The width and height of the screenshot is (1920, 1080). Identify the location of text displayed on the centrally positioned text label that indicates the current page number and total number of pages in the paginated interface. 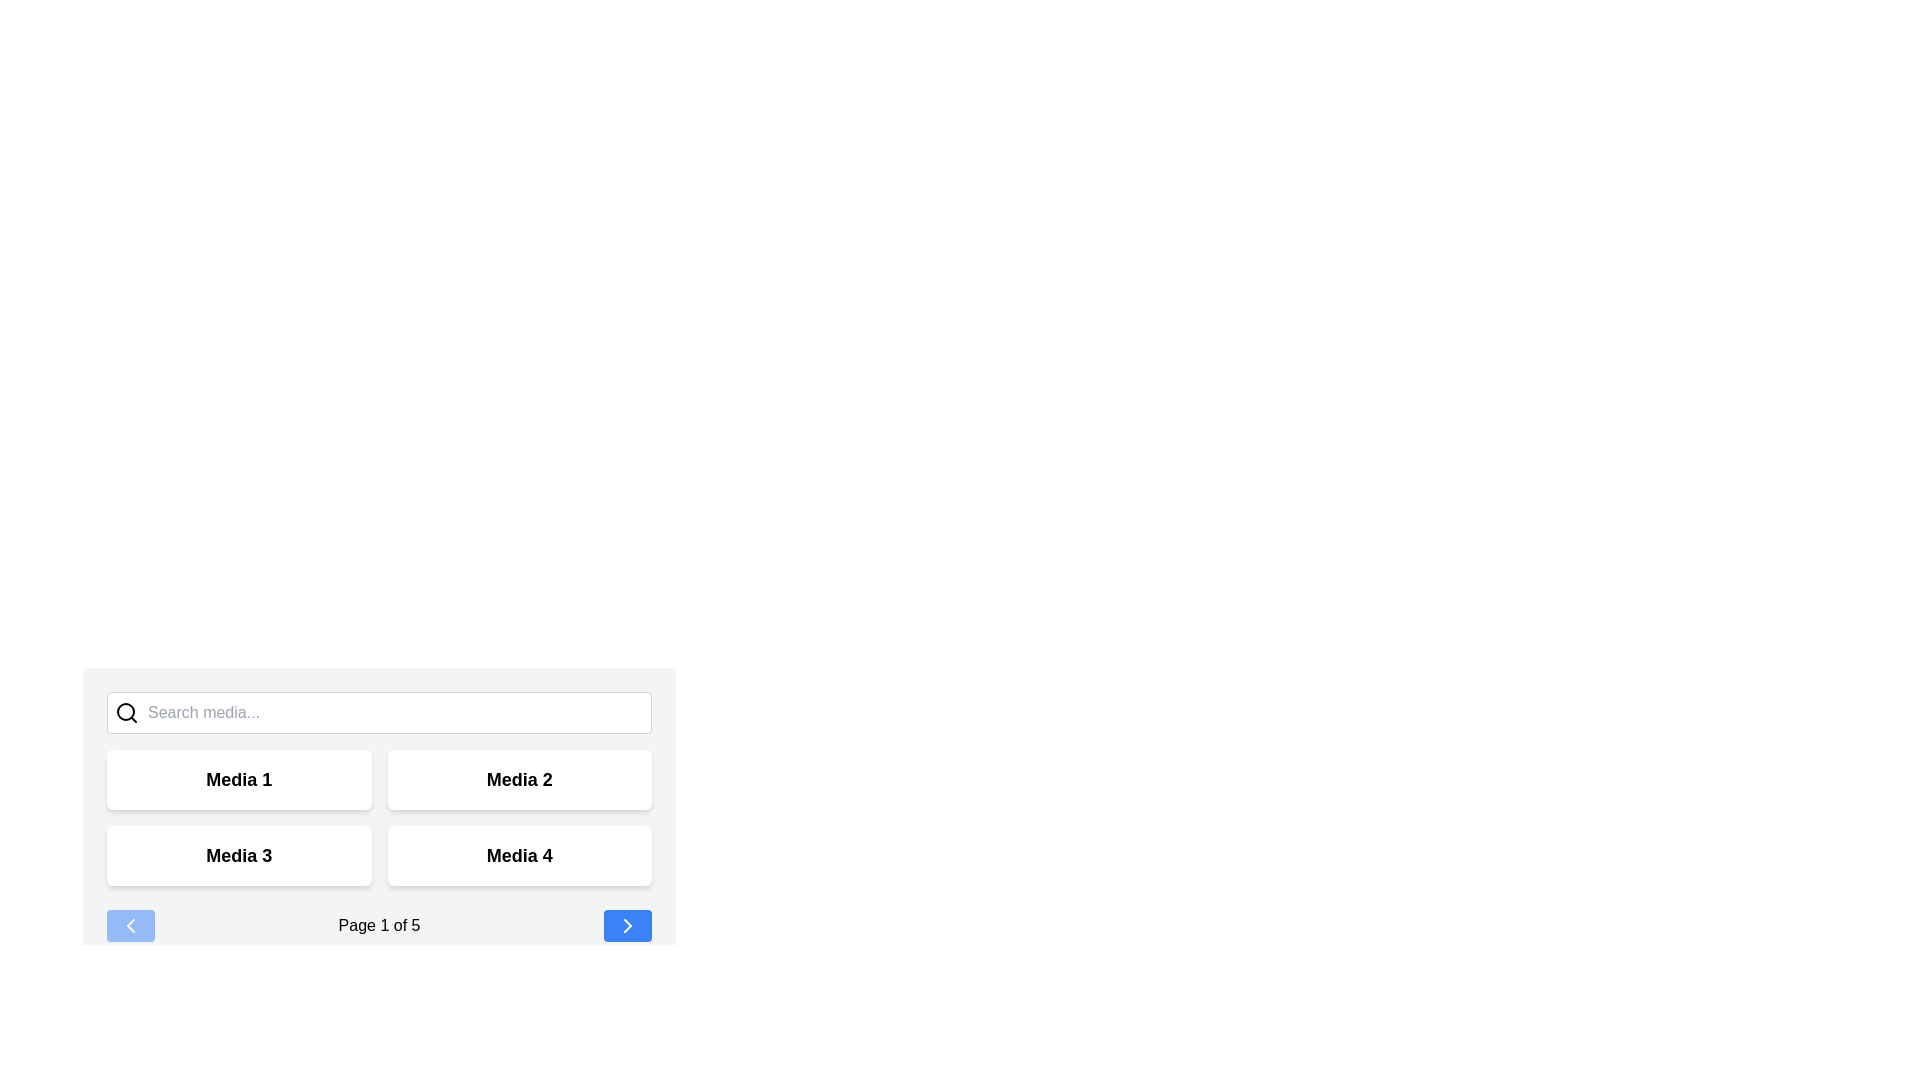
(379, 925).